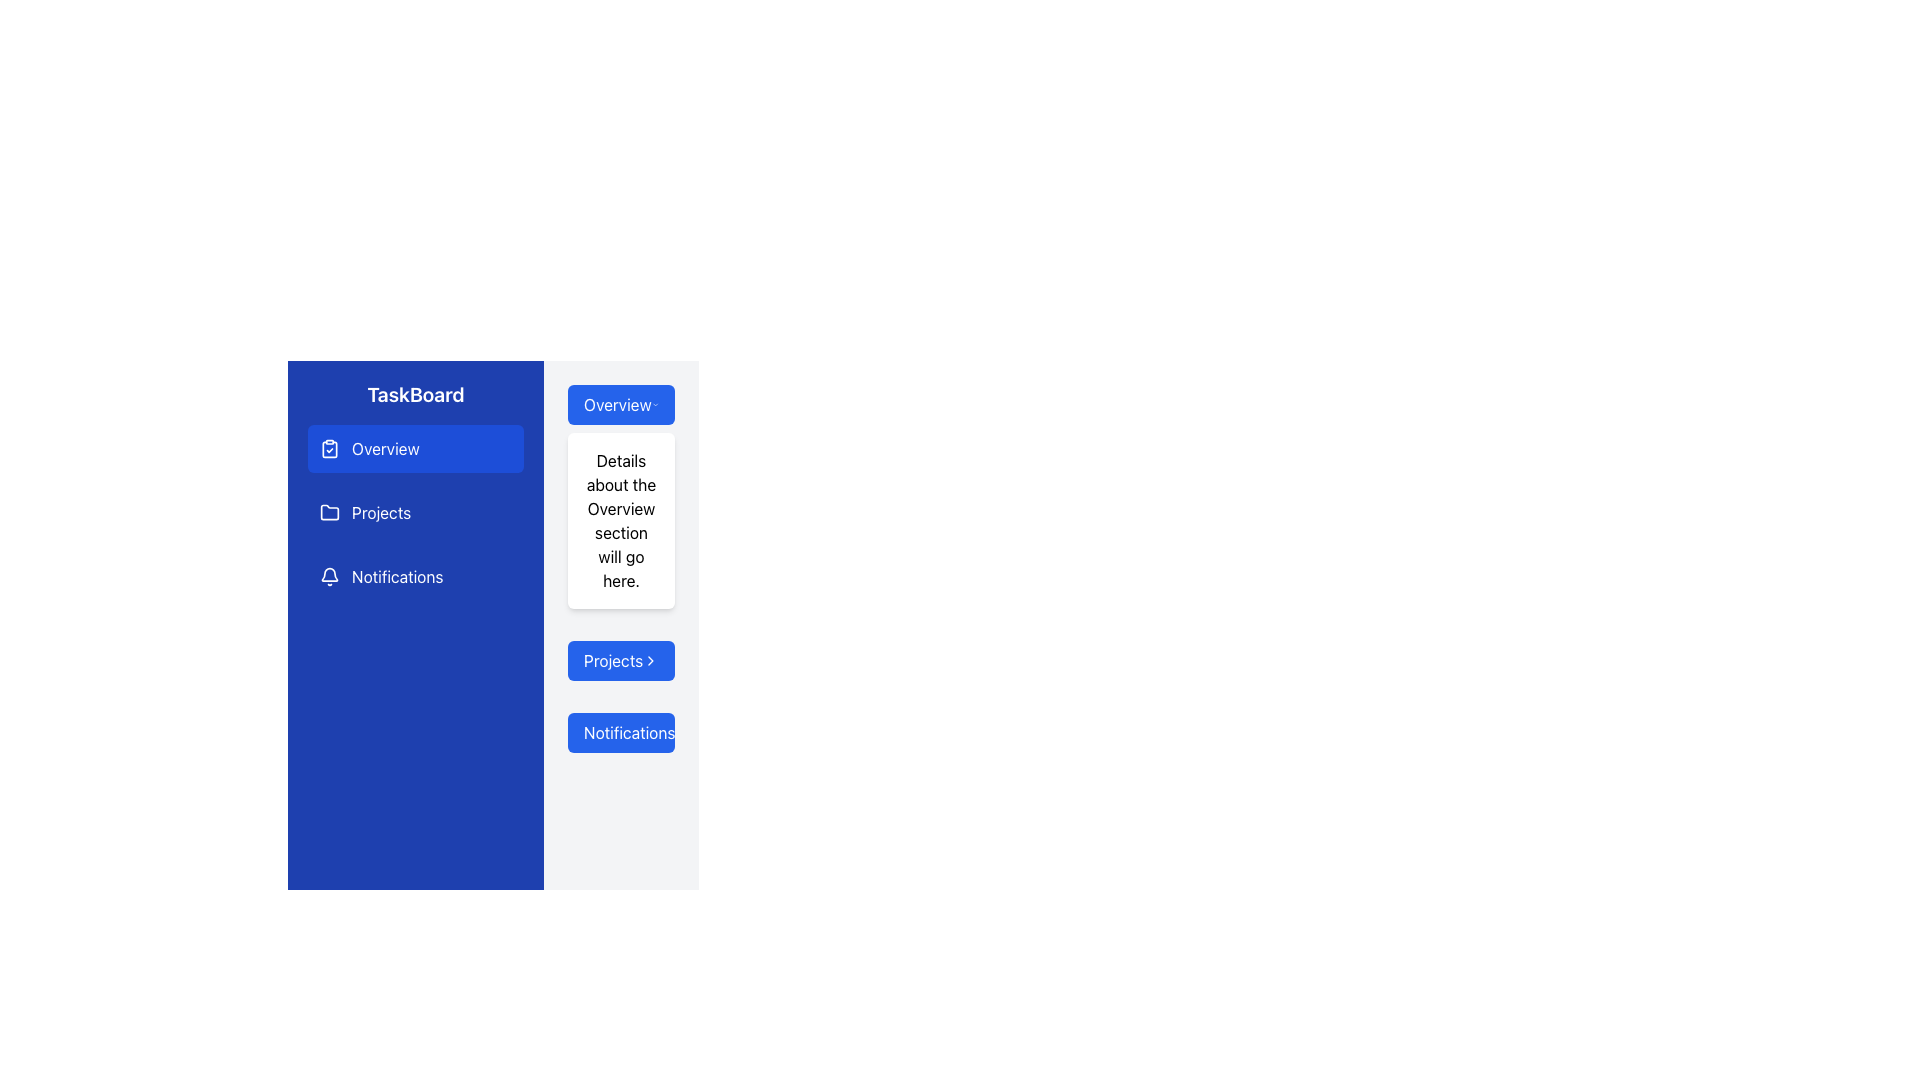 This screenshot has height=1080, width=1920. I want to click on text from the 'Projects' label, which is displayed in white on a blue background, located between the 'Overview' and 'Notifications' buttons, so click(612, 660).